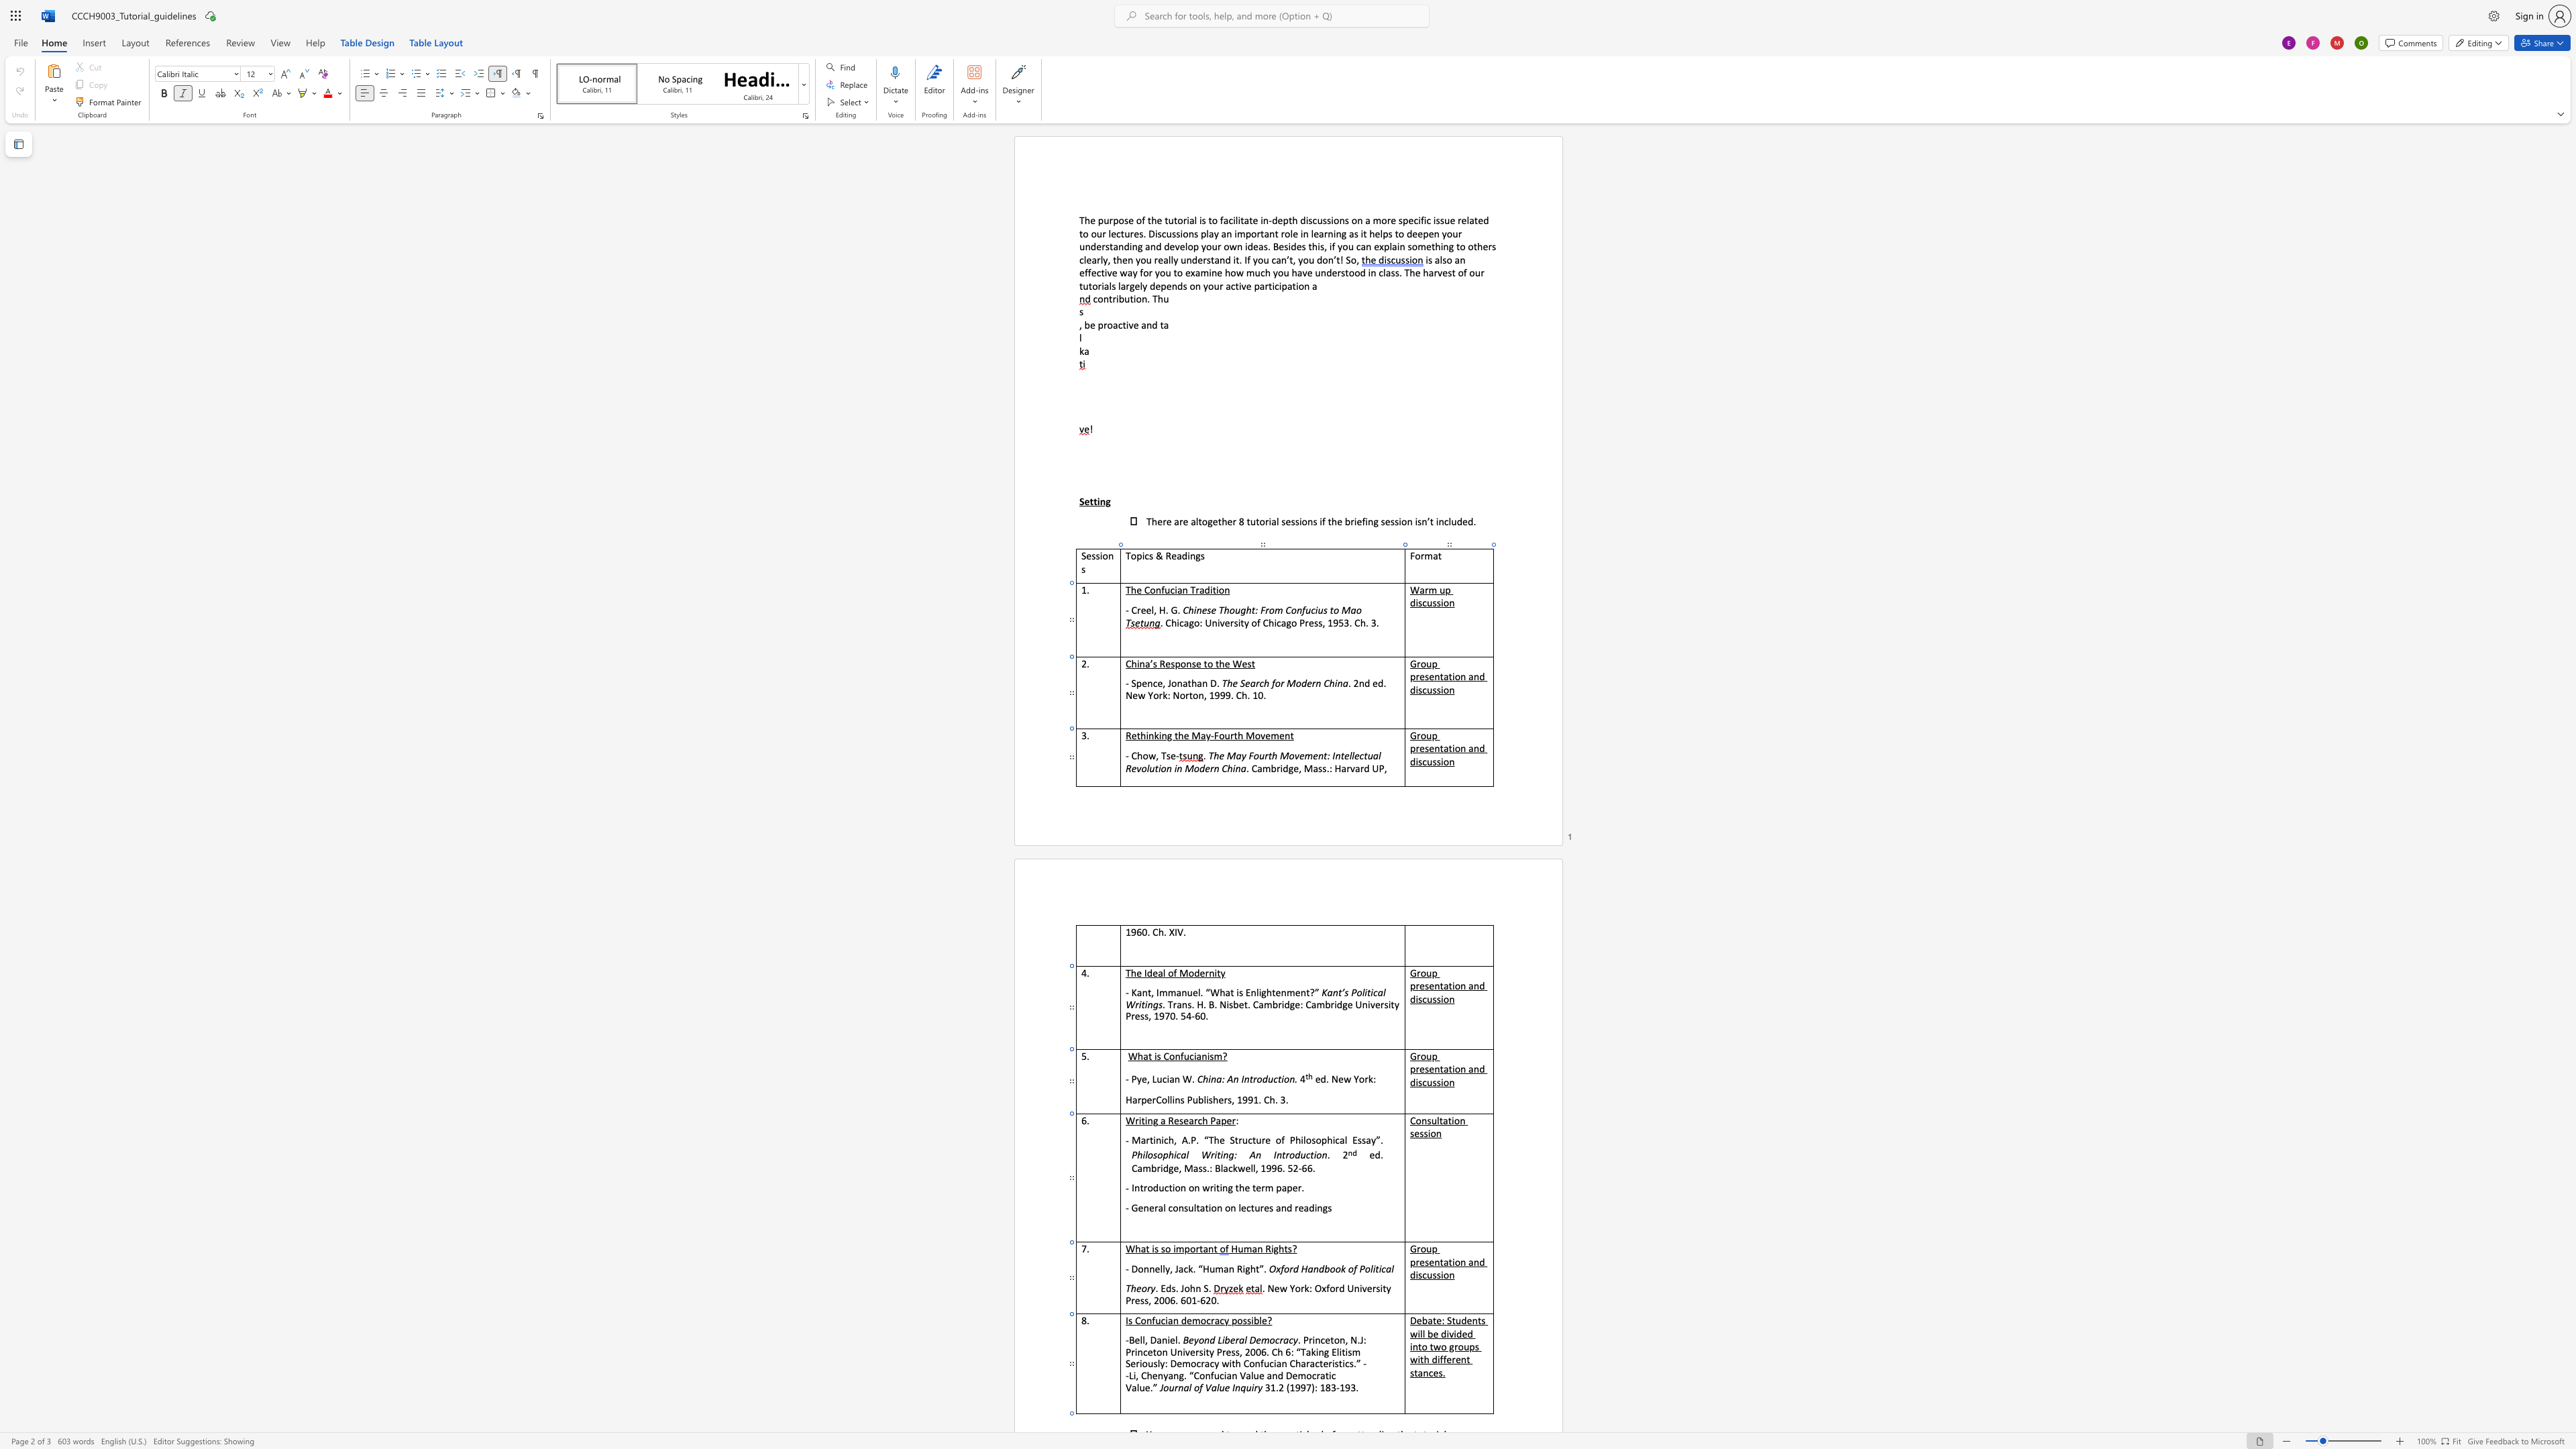  I want to click on the space between the continuous character "o" and "u" in the text, so click(1168, 1387).